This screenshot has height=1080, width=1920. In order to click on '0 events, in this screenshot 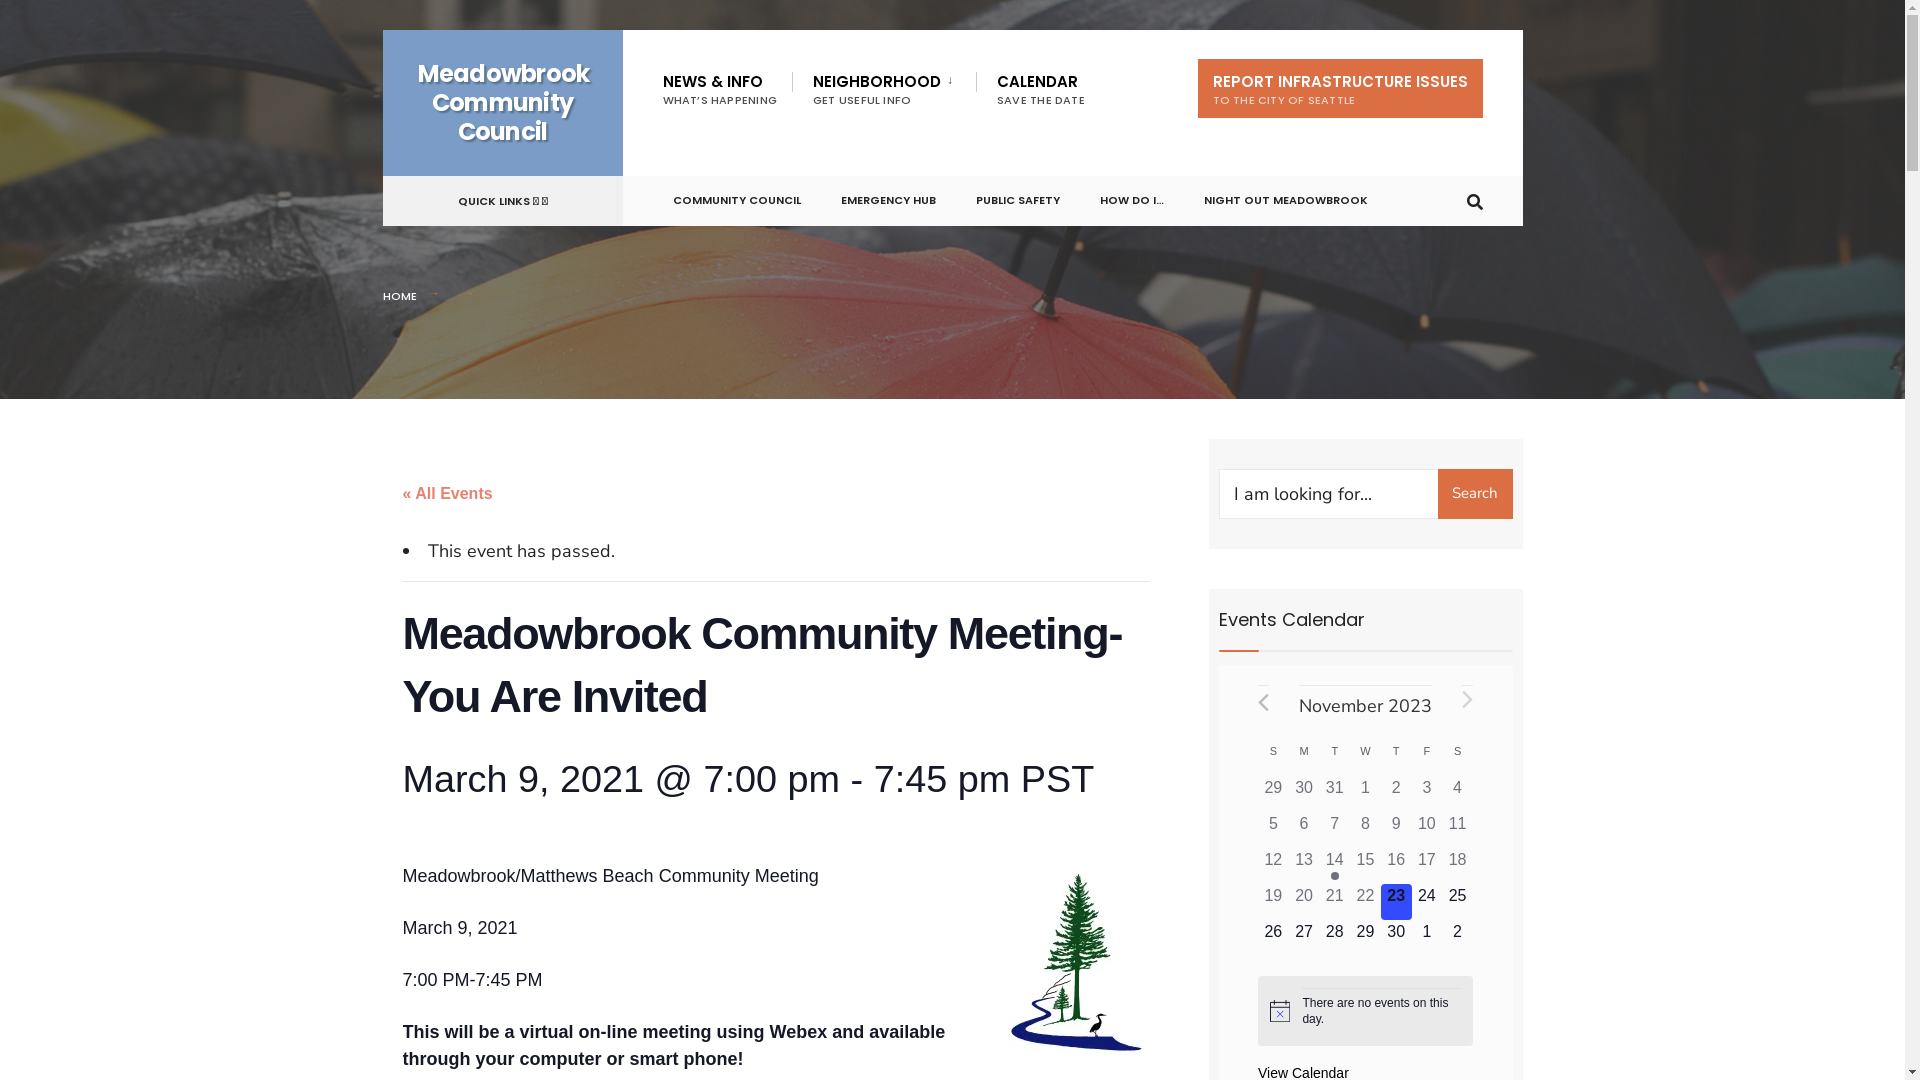, I will do `click(1426, 829)`.